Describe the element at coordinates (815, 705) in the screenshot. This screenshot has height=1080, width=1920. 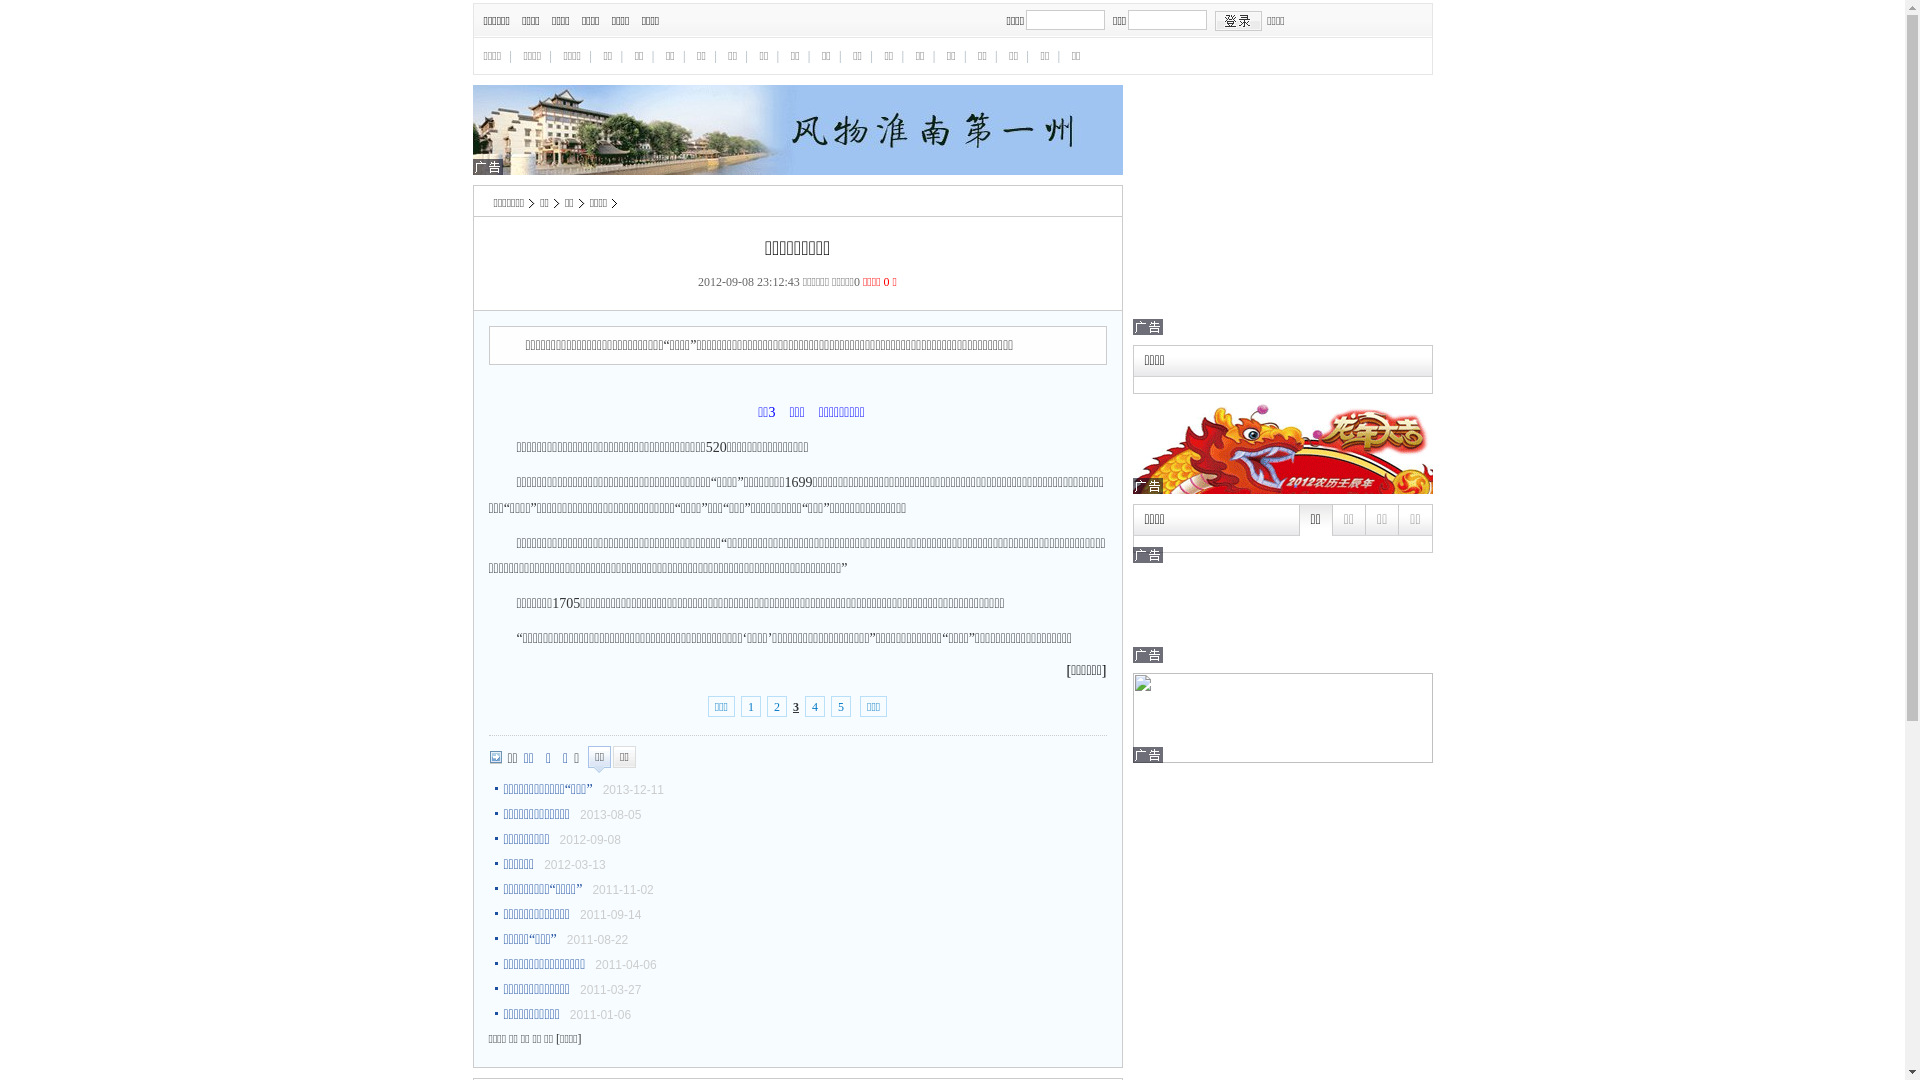
I see `'4'` at that location.